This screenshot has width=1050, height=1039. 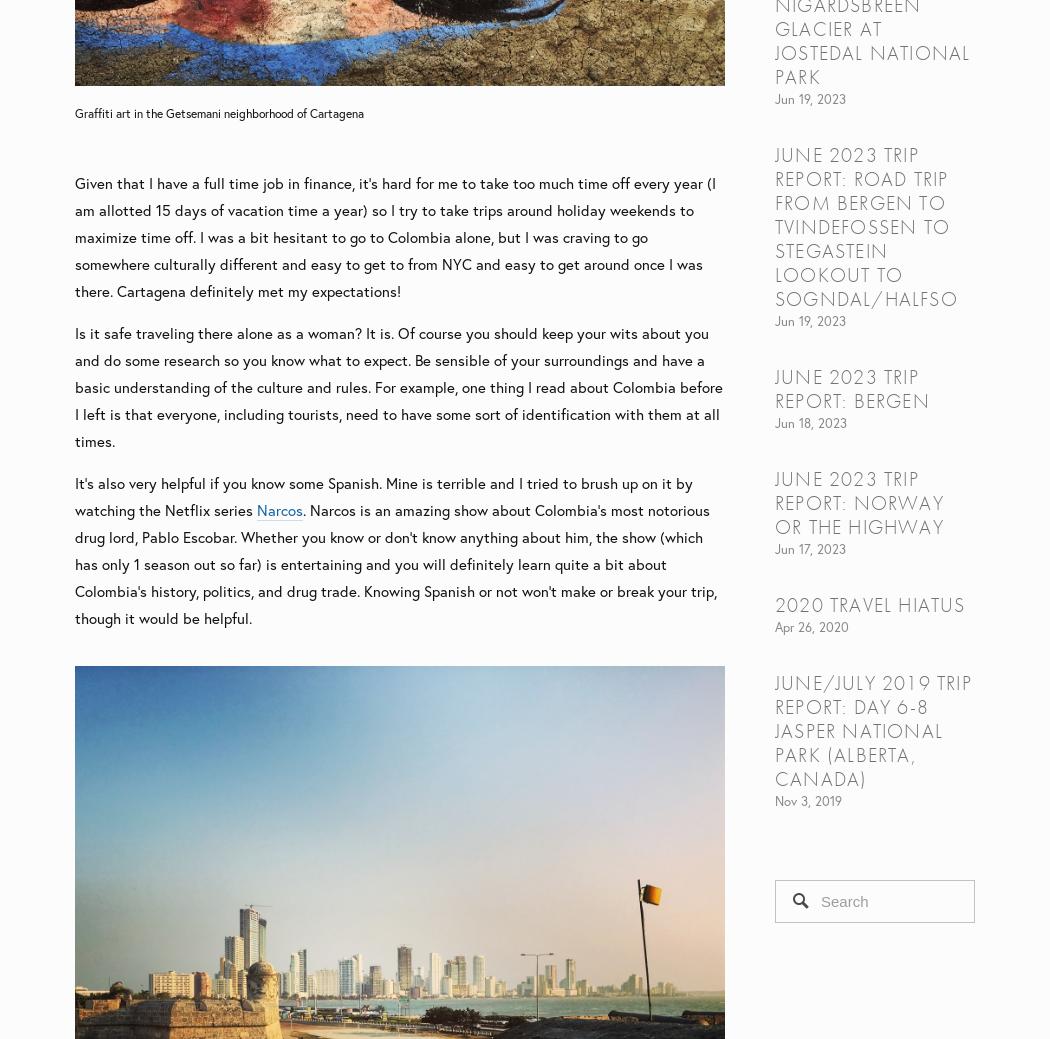 What do you see at coordinates (869, 605) in the screenshot?
I see `'2020 Travel Hiatus'` at bounding box center [869, 605].